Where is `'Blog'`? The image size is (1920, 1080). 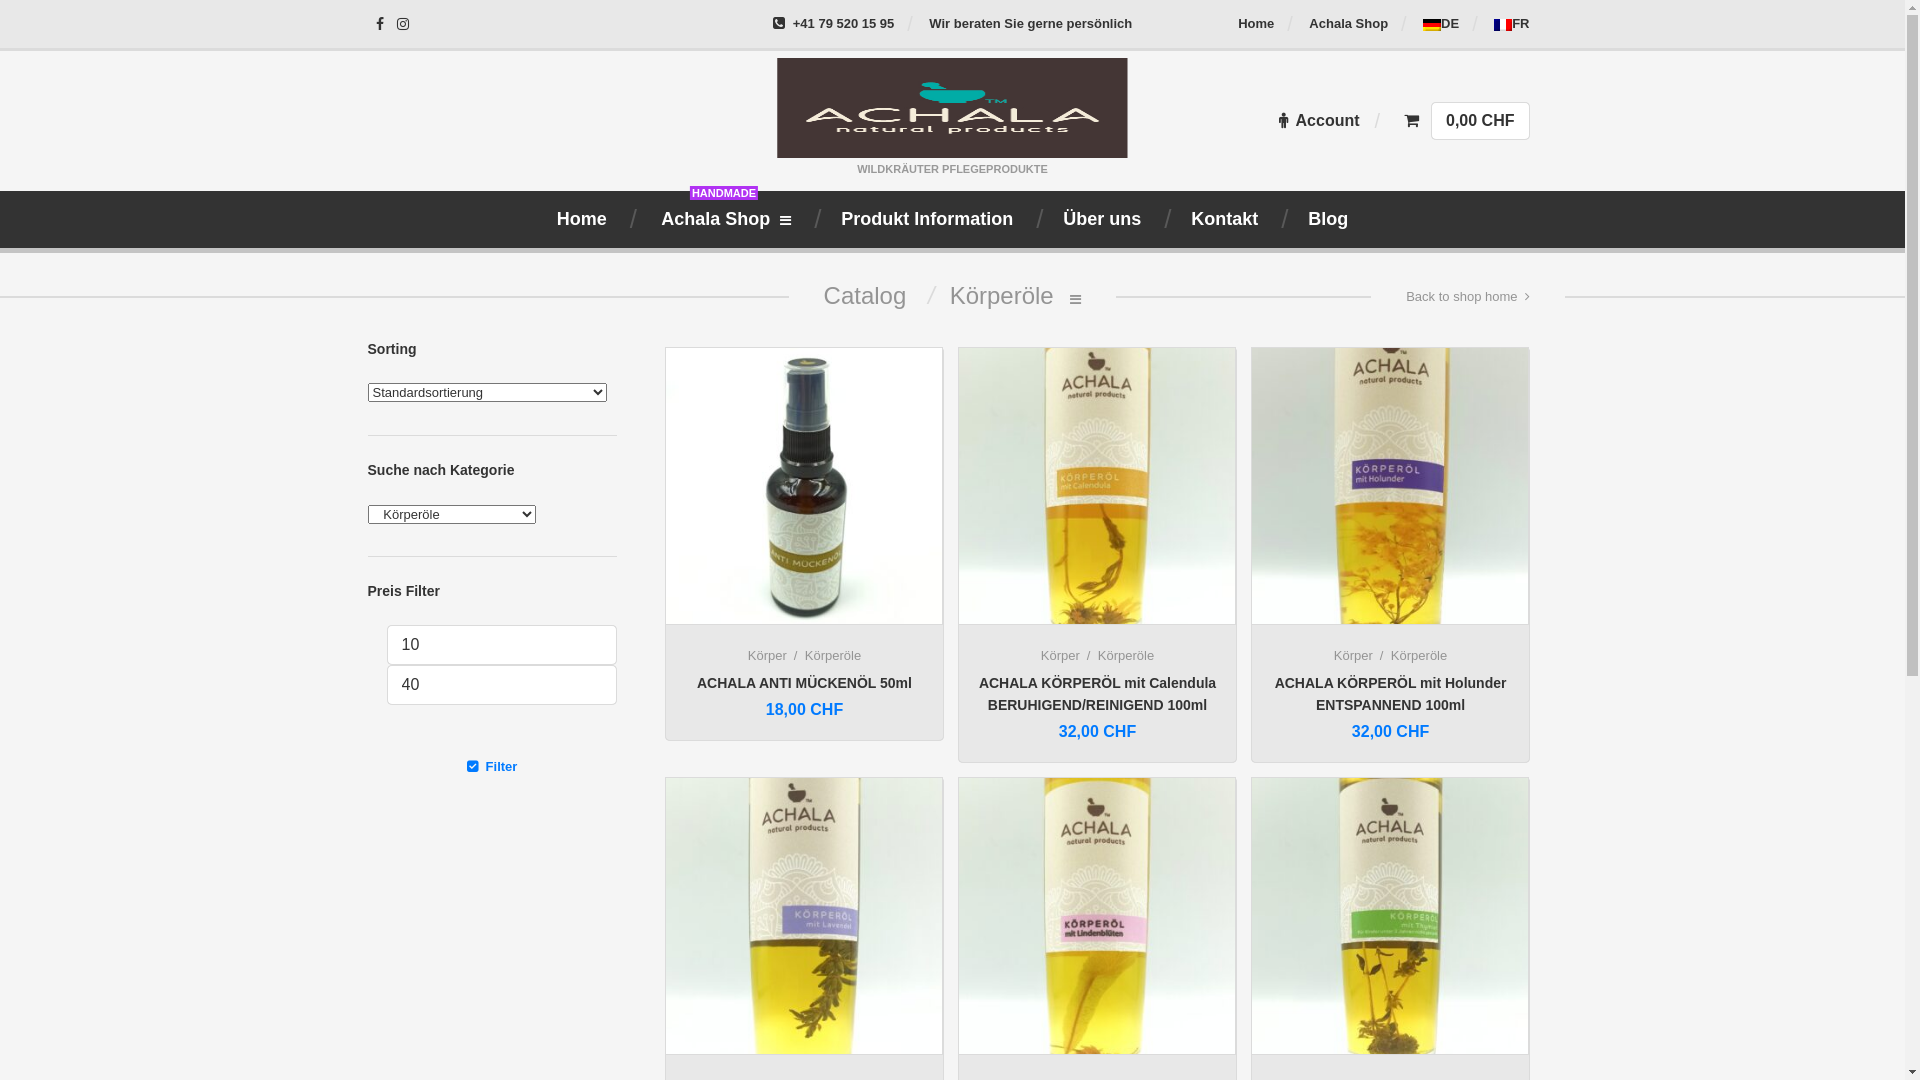
'Blog' is located at coordinates (1328, 219).